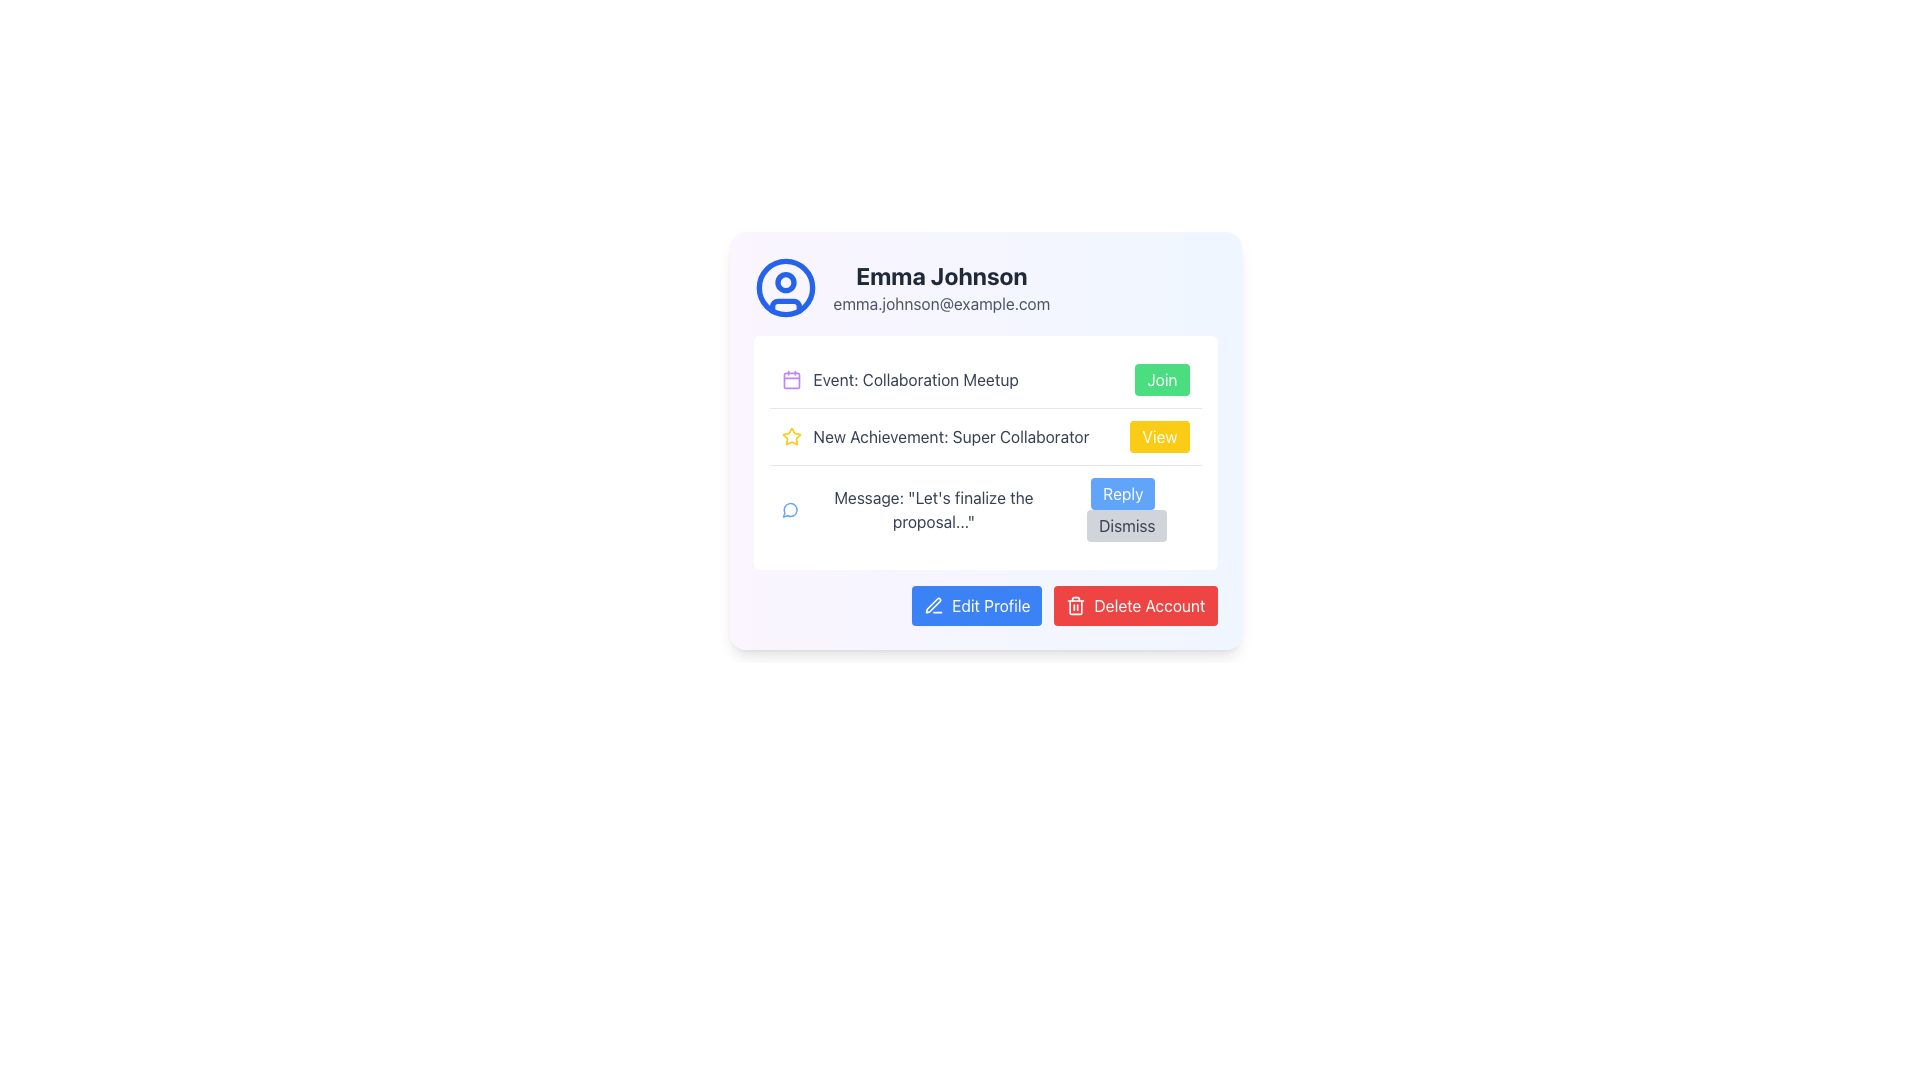 Image resolution: width=1920 pixels, height=1080 pixels. What do you see at coordinates (932, 604) in the screenshot?
I see `the pen icon within the 'Edit Profile' button located at the lower-left corner of the user profile card` at bounding box center [932, 604].